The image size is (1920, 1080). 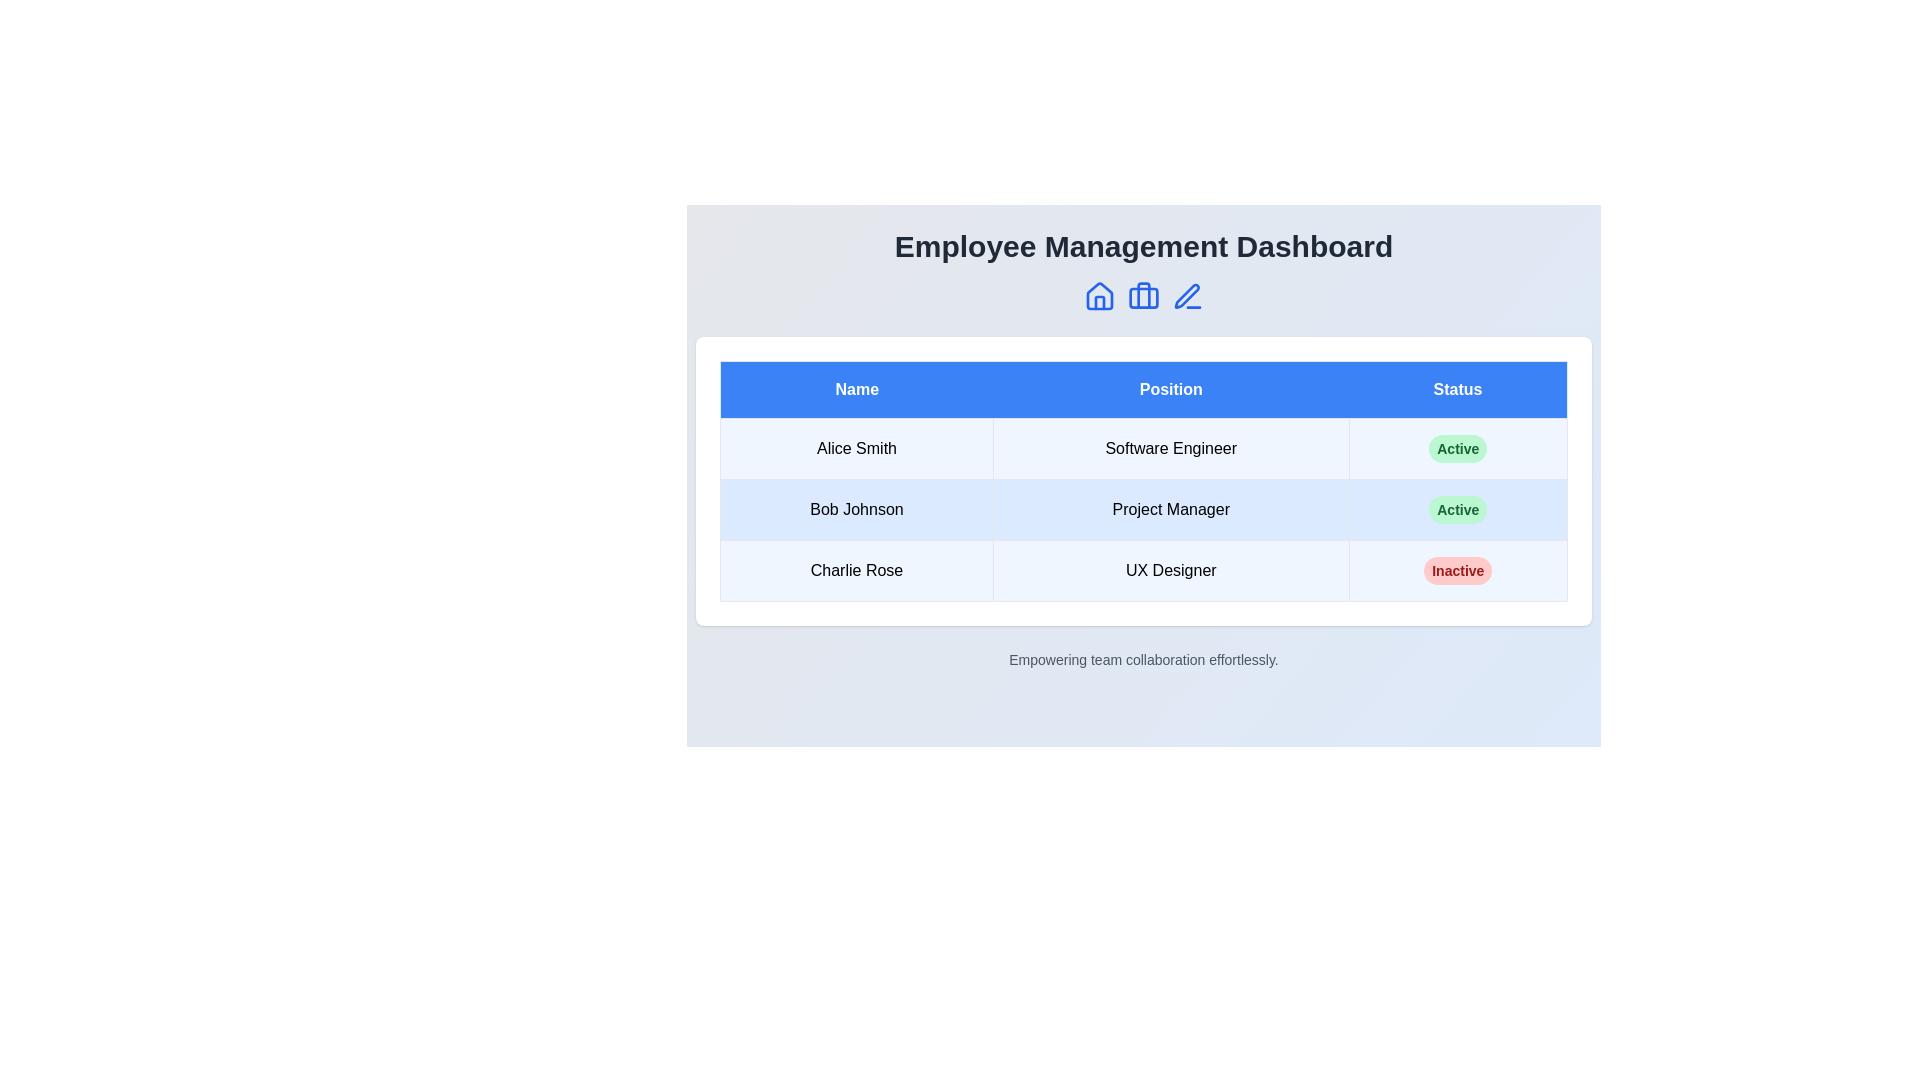 What do you see at coordinates (856, 570) in the screenshot?
I see `the Text label displaying the name 'Charlie Rose' located in the third row of the table under the 'Name' column` at bounding box center [856, 570].